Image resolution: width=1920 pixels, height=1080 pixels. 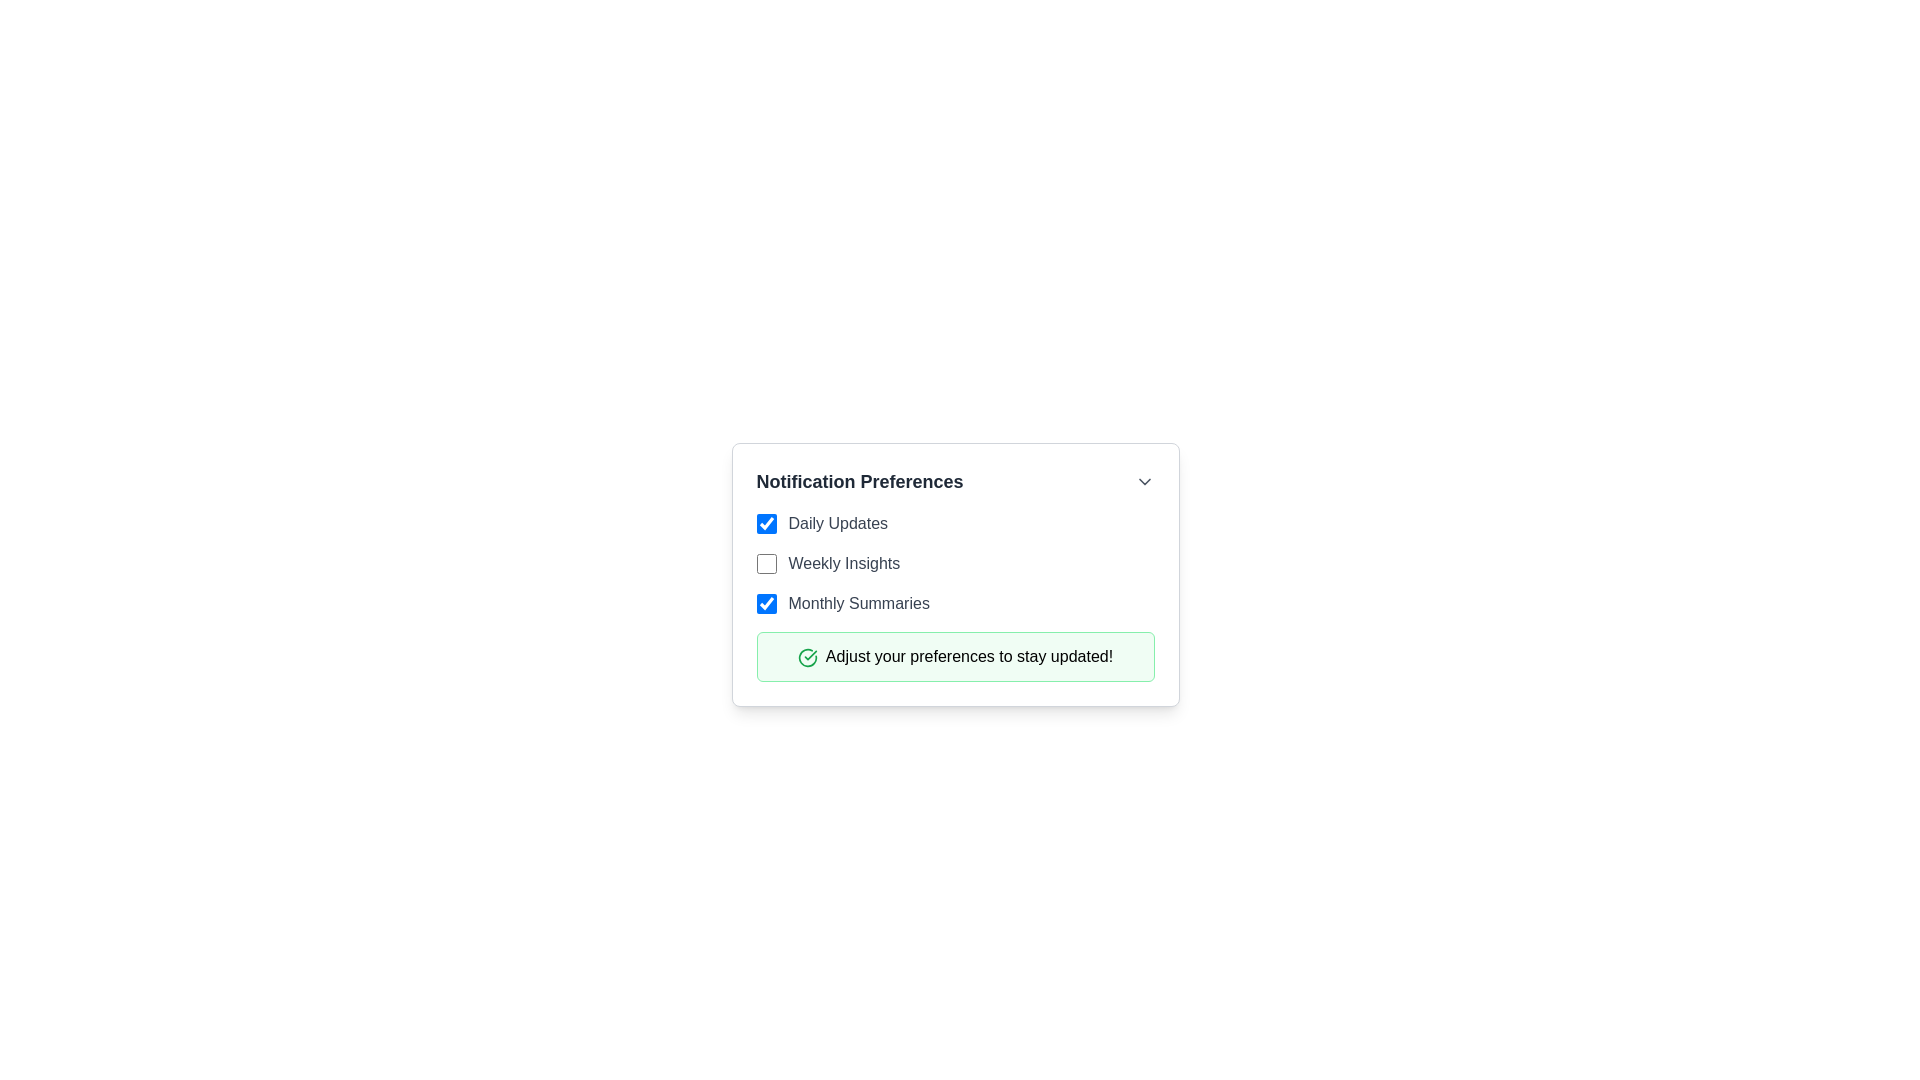 I want to click on the green-colored circular checkmark icon located in the green-bordered notification box that contains the text 'Adjust your preferences to stay updated!', so click(x=807, y=657).